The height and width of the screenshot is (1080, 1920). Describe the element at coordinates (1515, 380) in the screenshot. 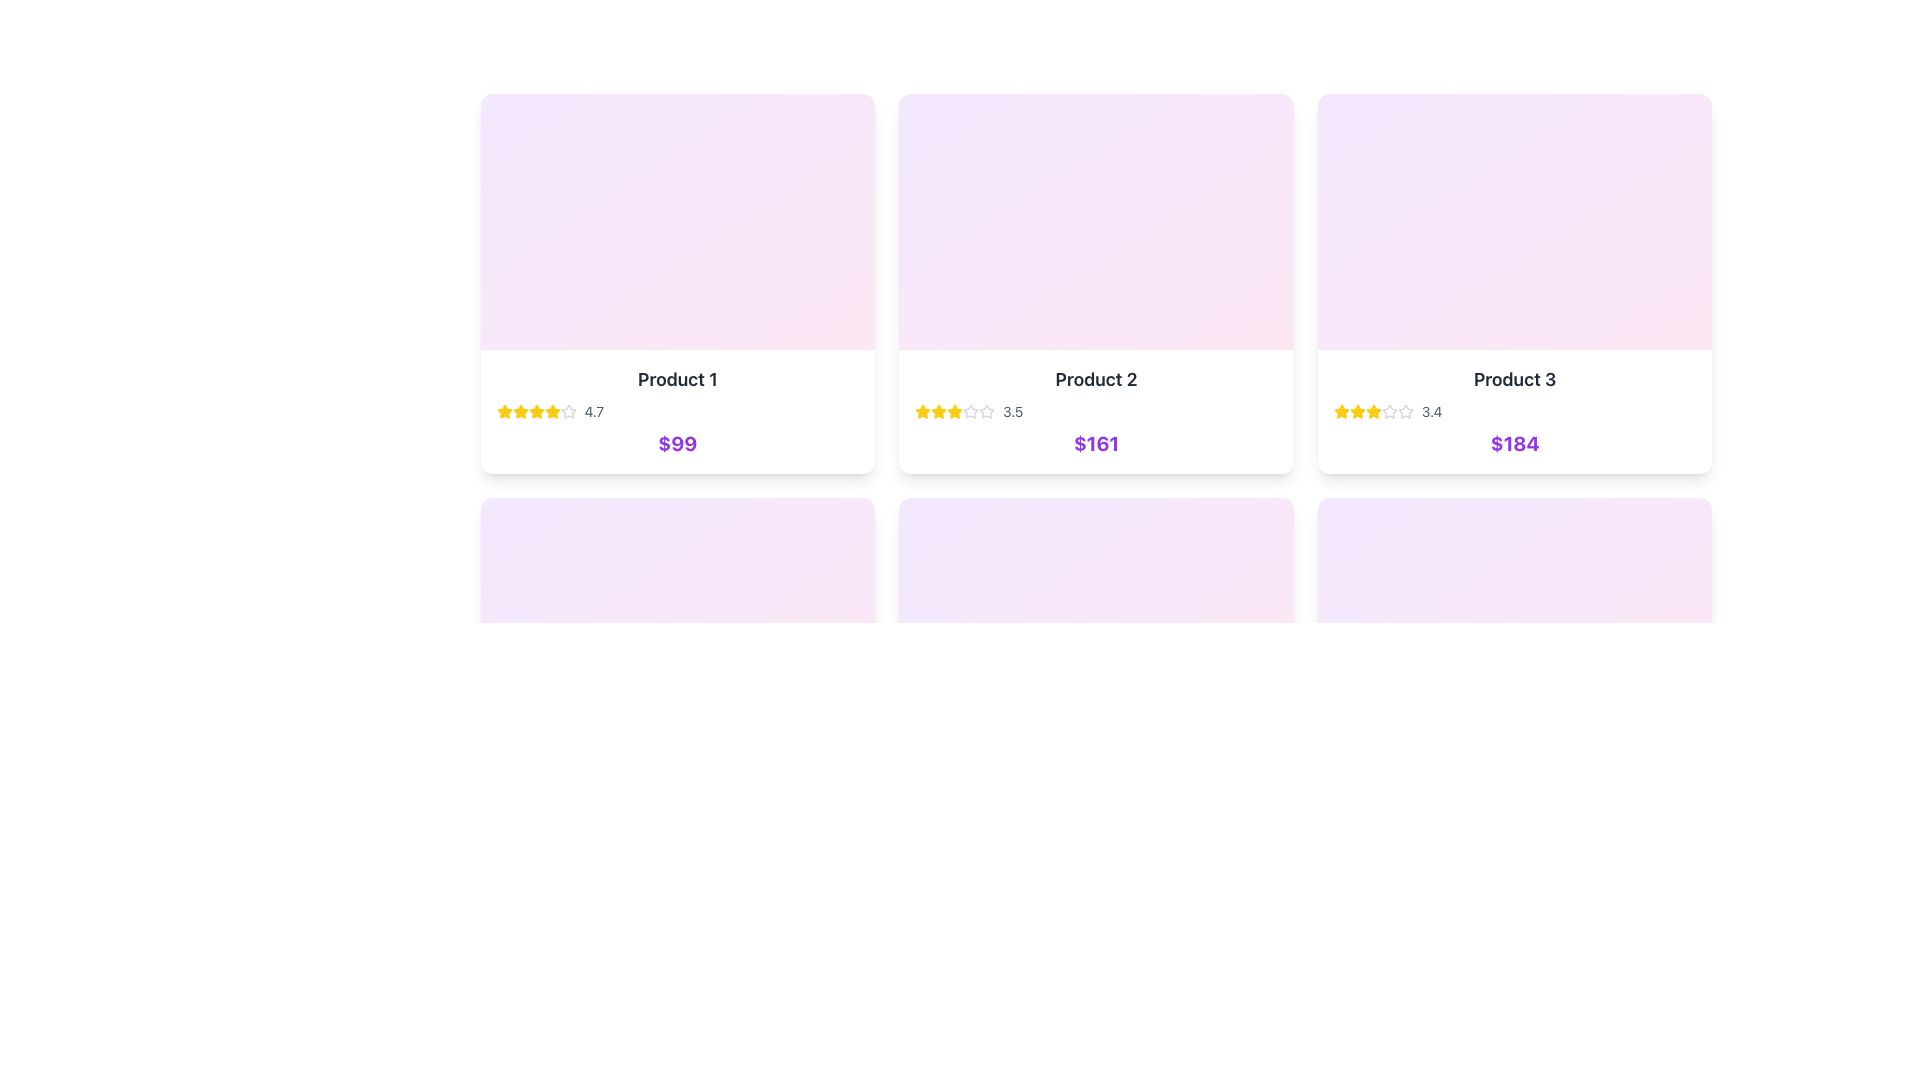

I see `the text label displaying the product name in the third card` at that location.